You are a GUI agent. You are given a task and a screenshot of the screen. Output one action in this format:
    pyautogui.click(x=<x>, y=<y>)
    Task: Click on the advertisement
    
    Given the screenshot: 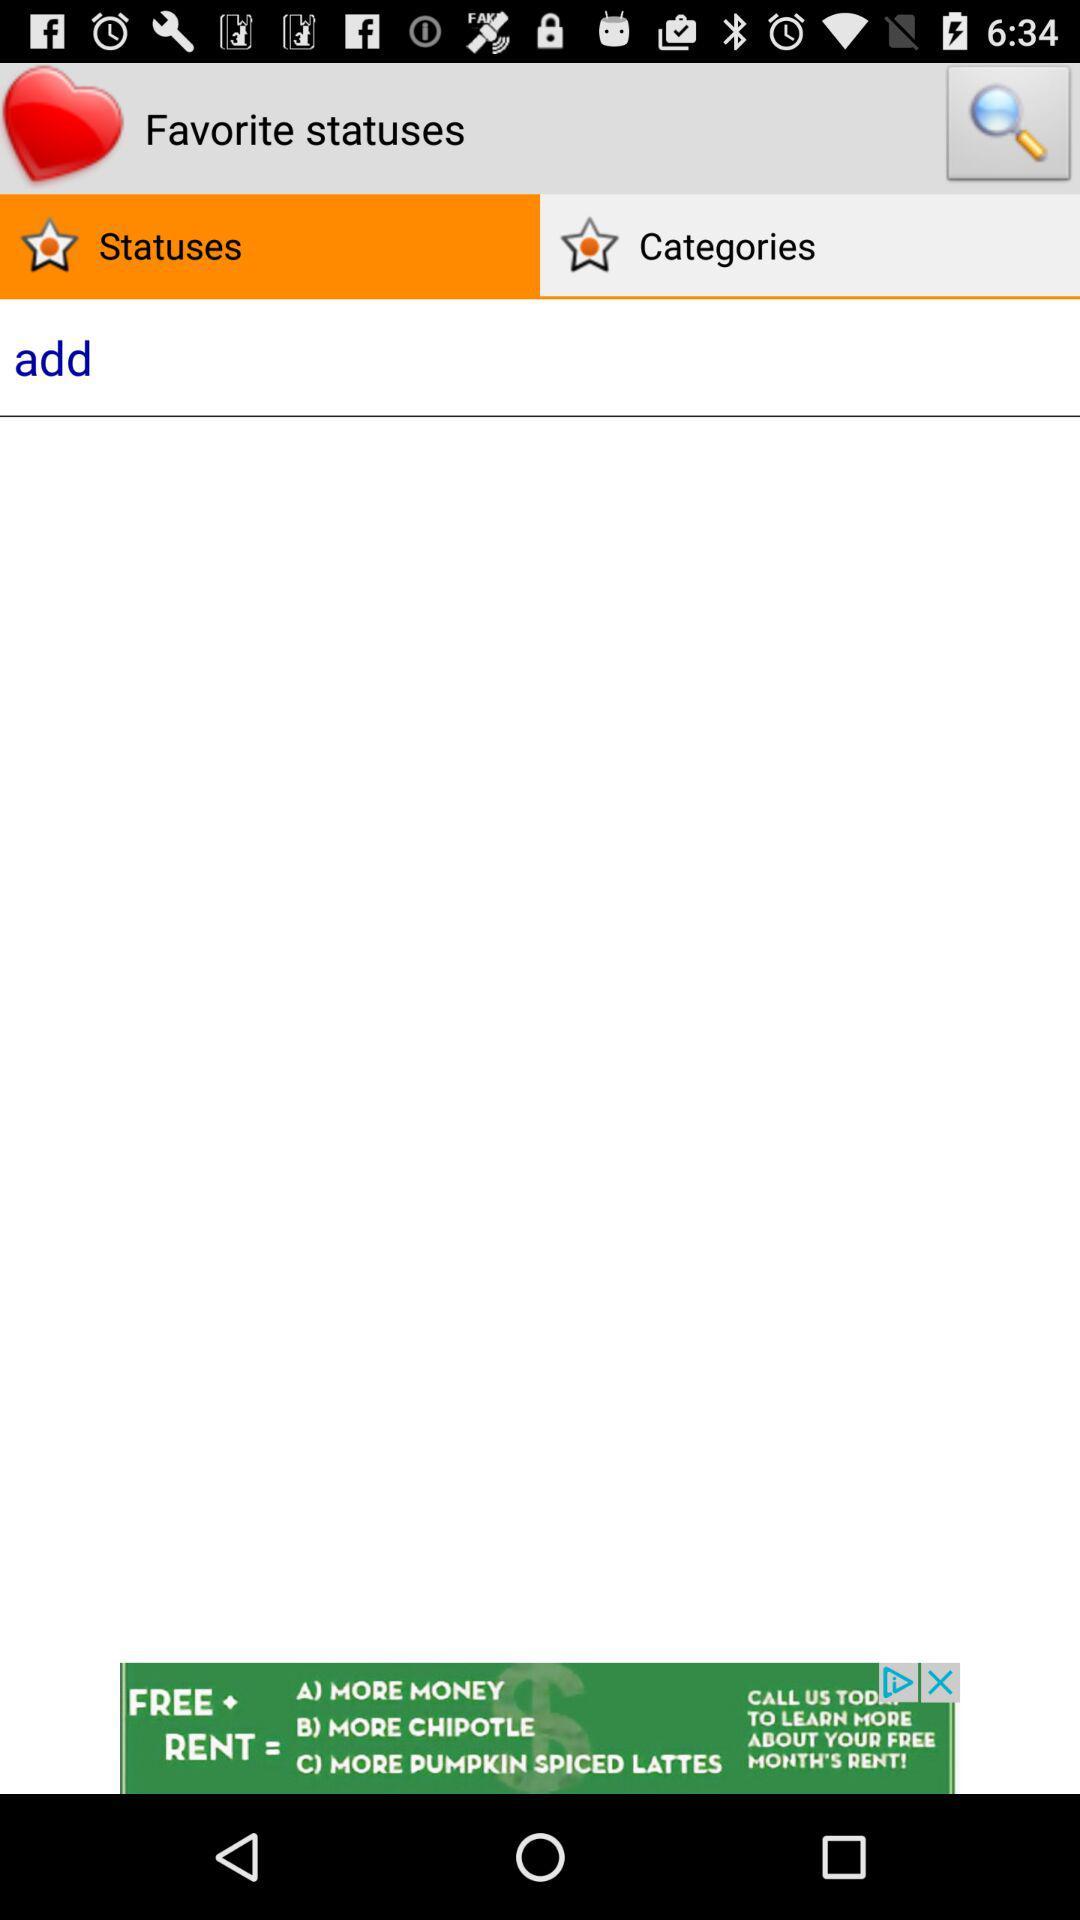 What is the action you would take?
    pyautogui.click(x=540, y=1727)
    